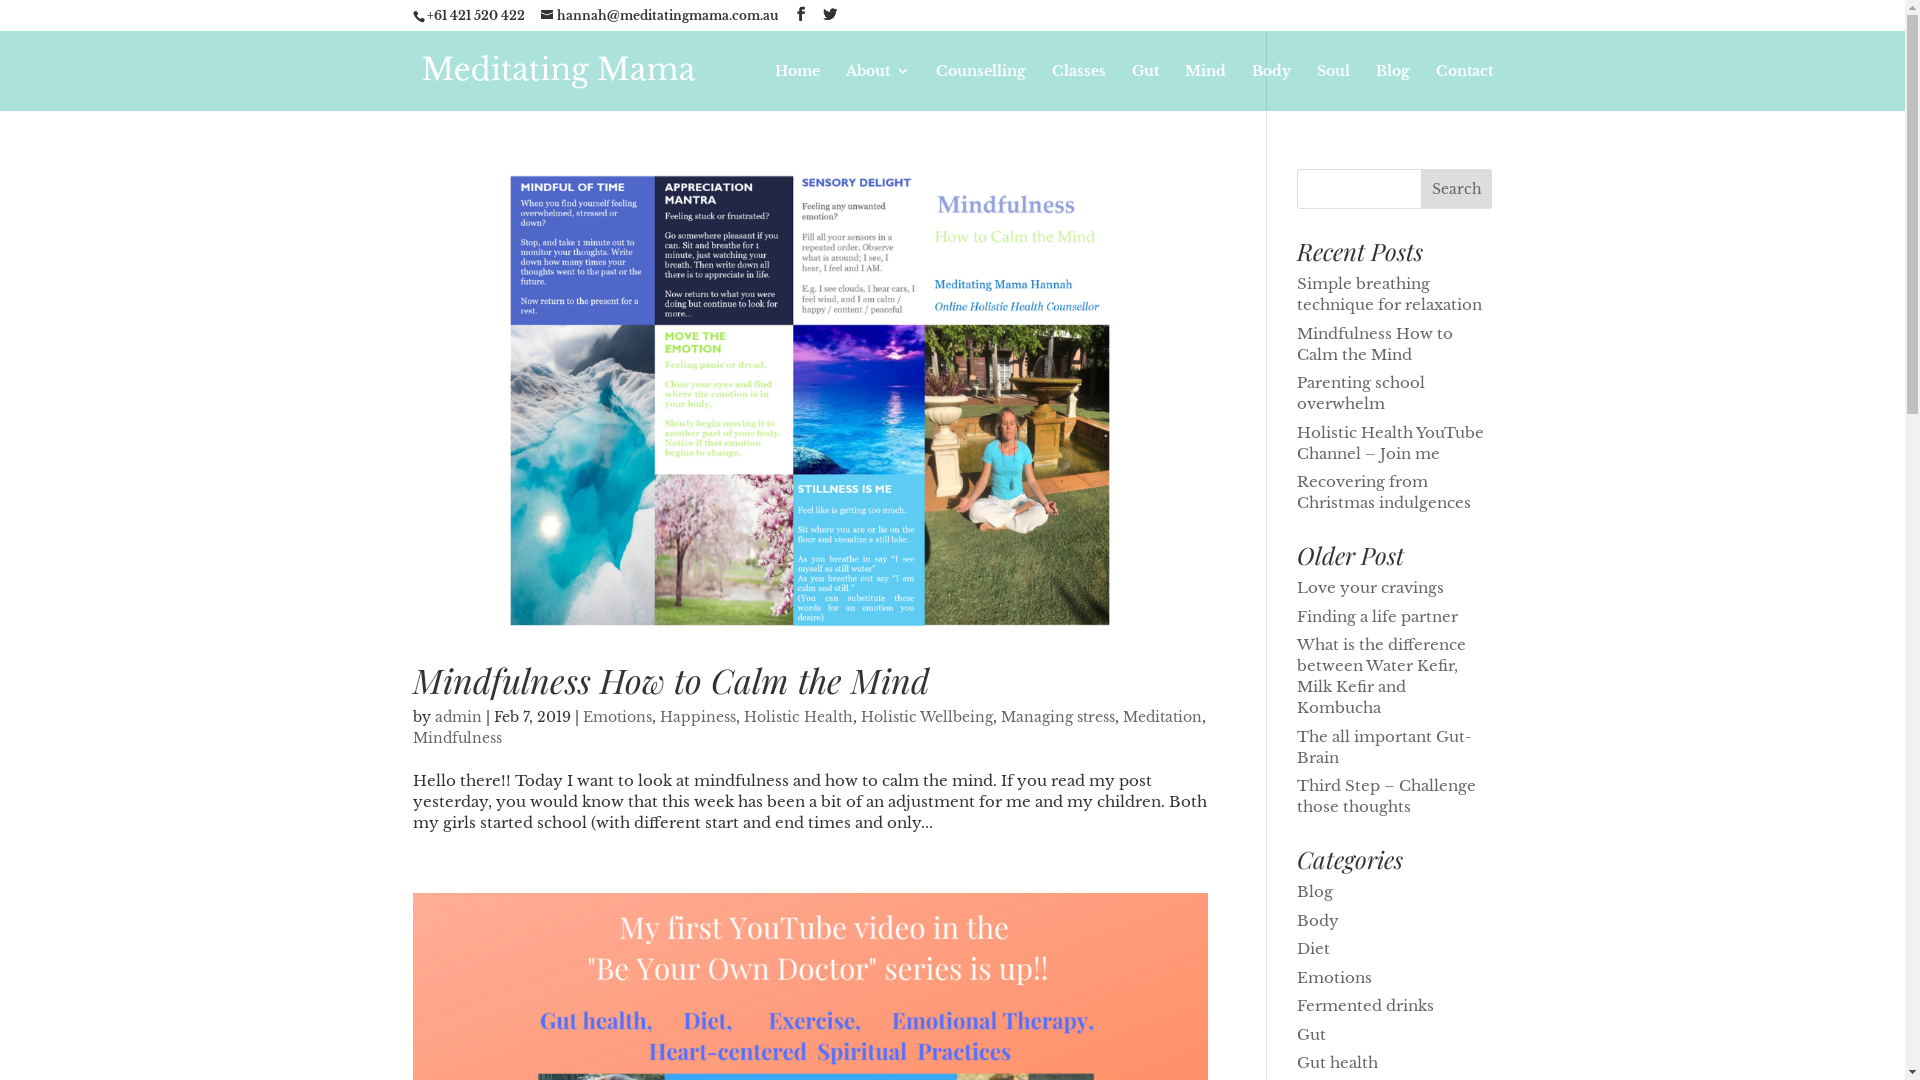  I want to click on 'Classes', so click(1078, 86).